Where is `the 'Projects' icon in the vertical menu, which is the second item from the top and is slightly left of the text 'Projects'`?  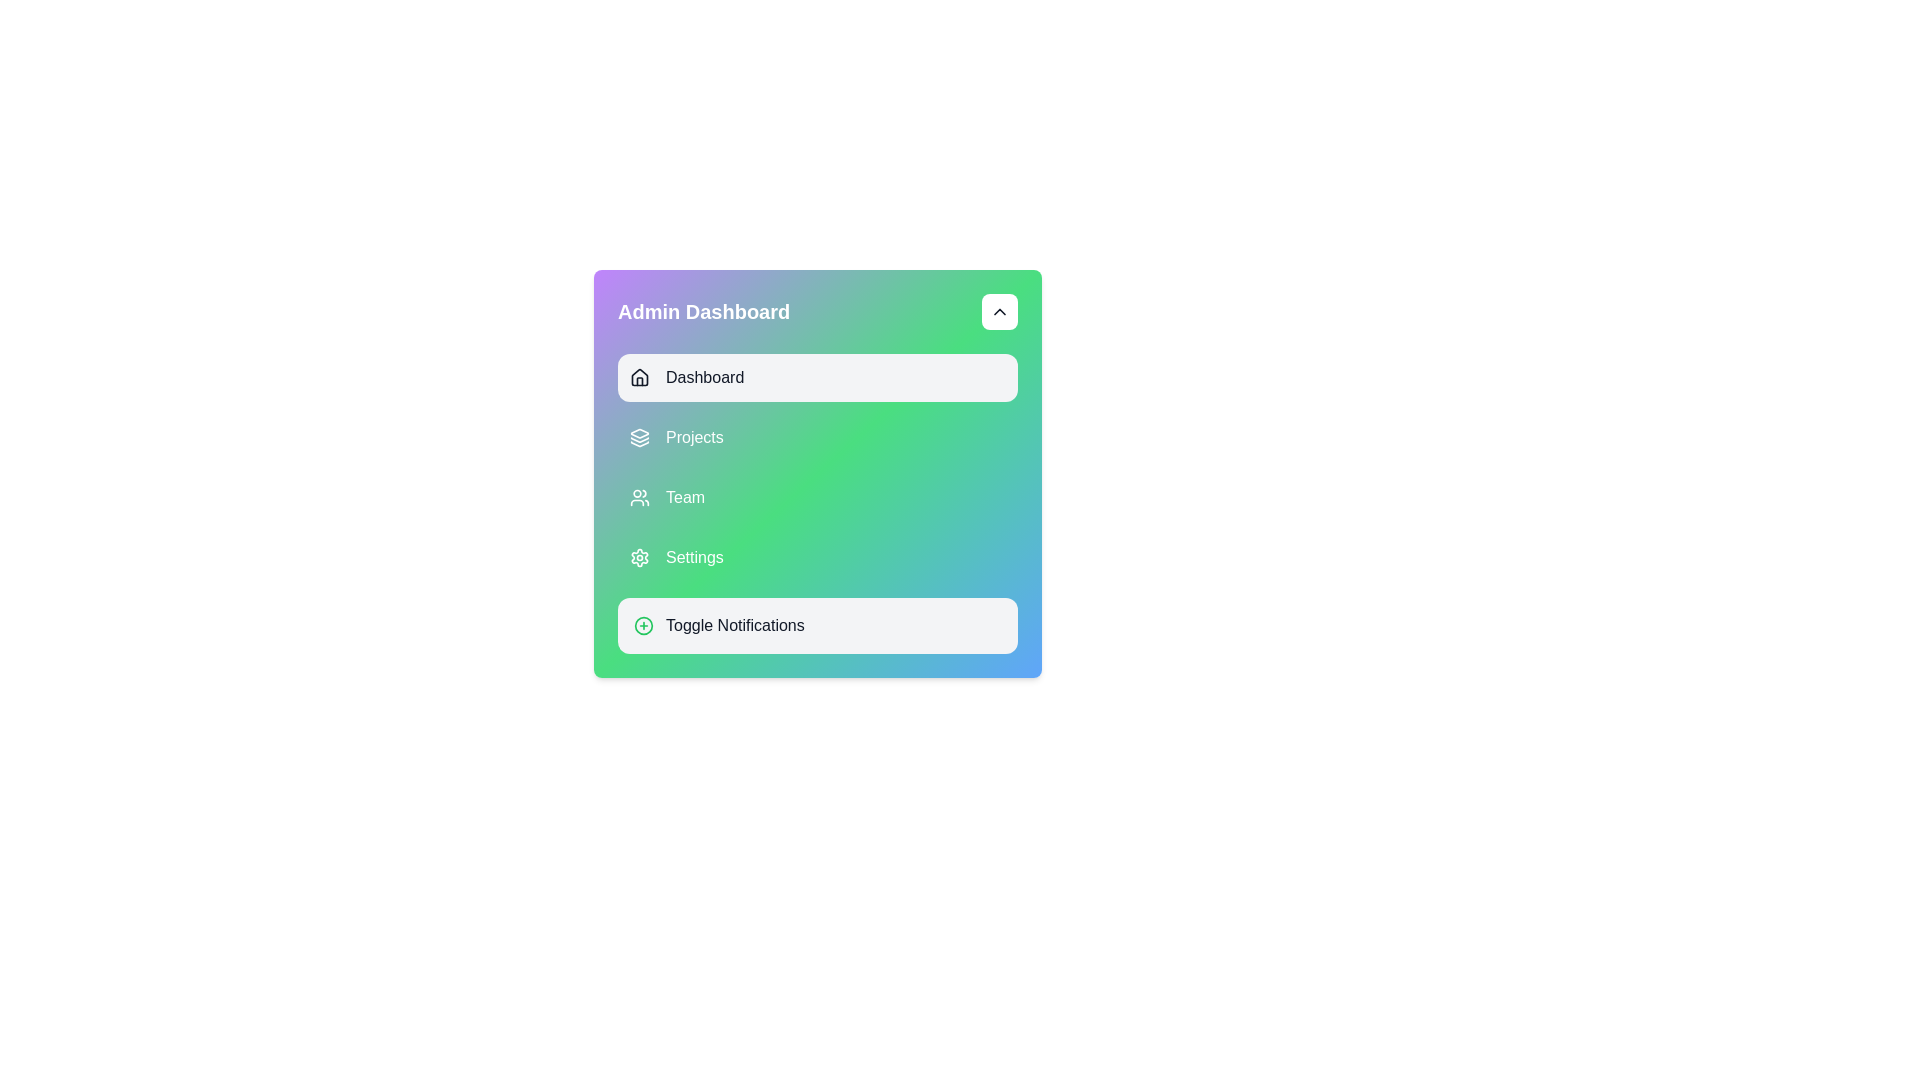
the 'Projects' icon in the vertical menu, which is the second item from the top and is slightly left of the text 'Projects' is located at coordinates (638, 437).